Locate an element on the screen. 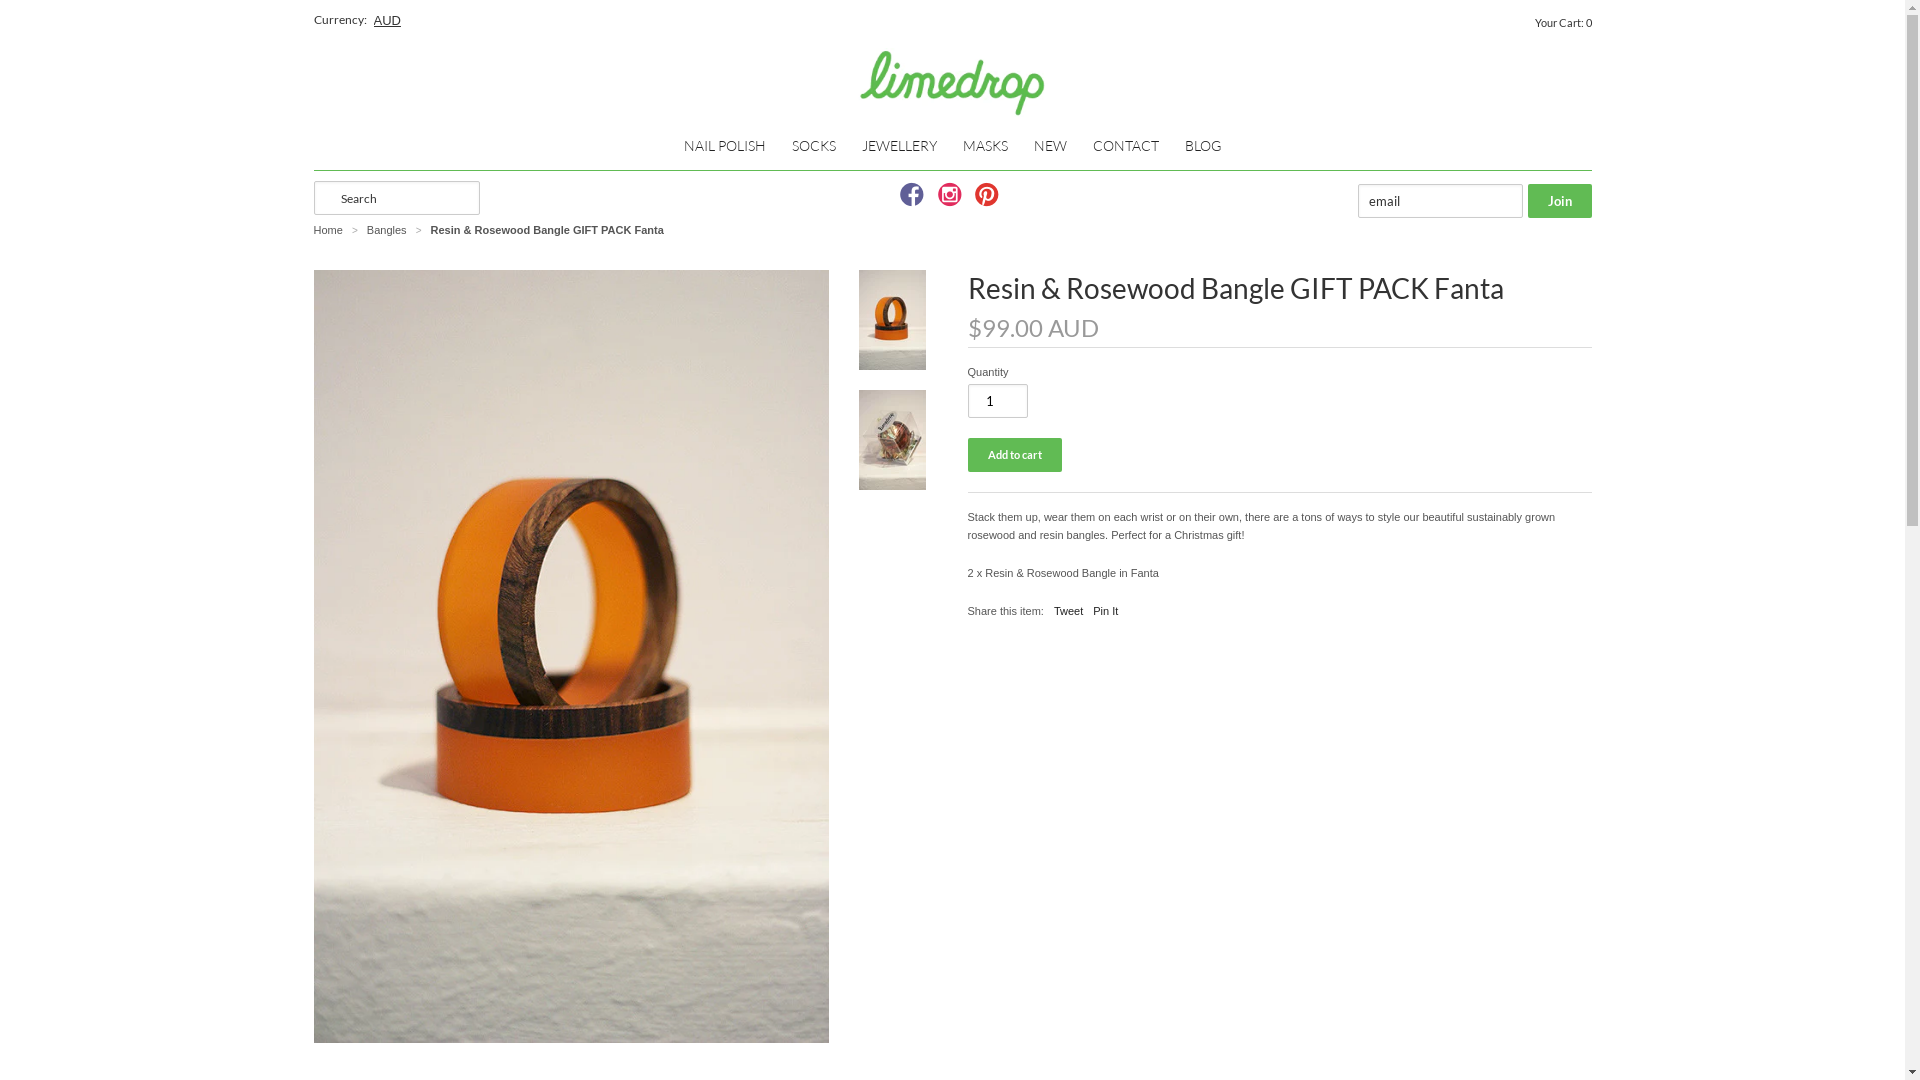 The width and height of the screenshot is (1920, 1080). 'Tweet' is located at coordinates (1067, 609).